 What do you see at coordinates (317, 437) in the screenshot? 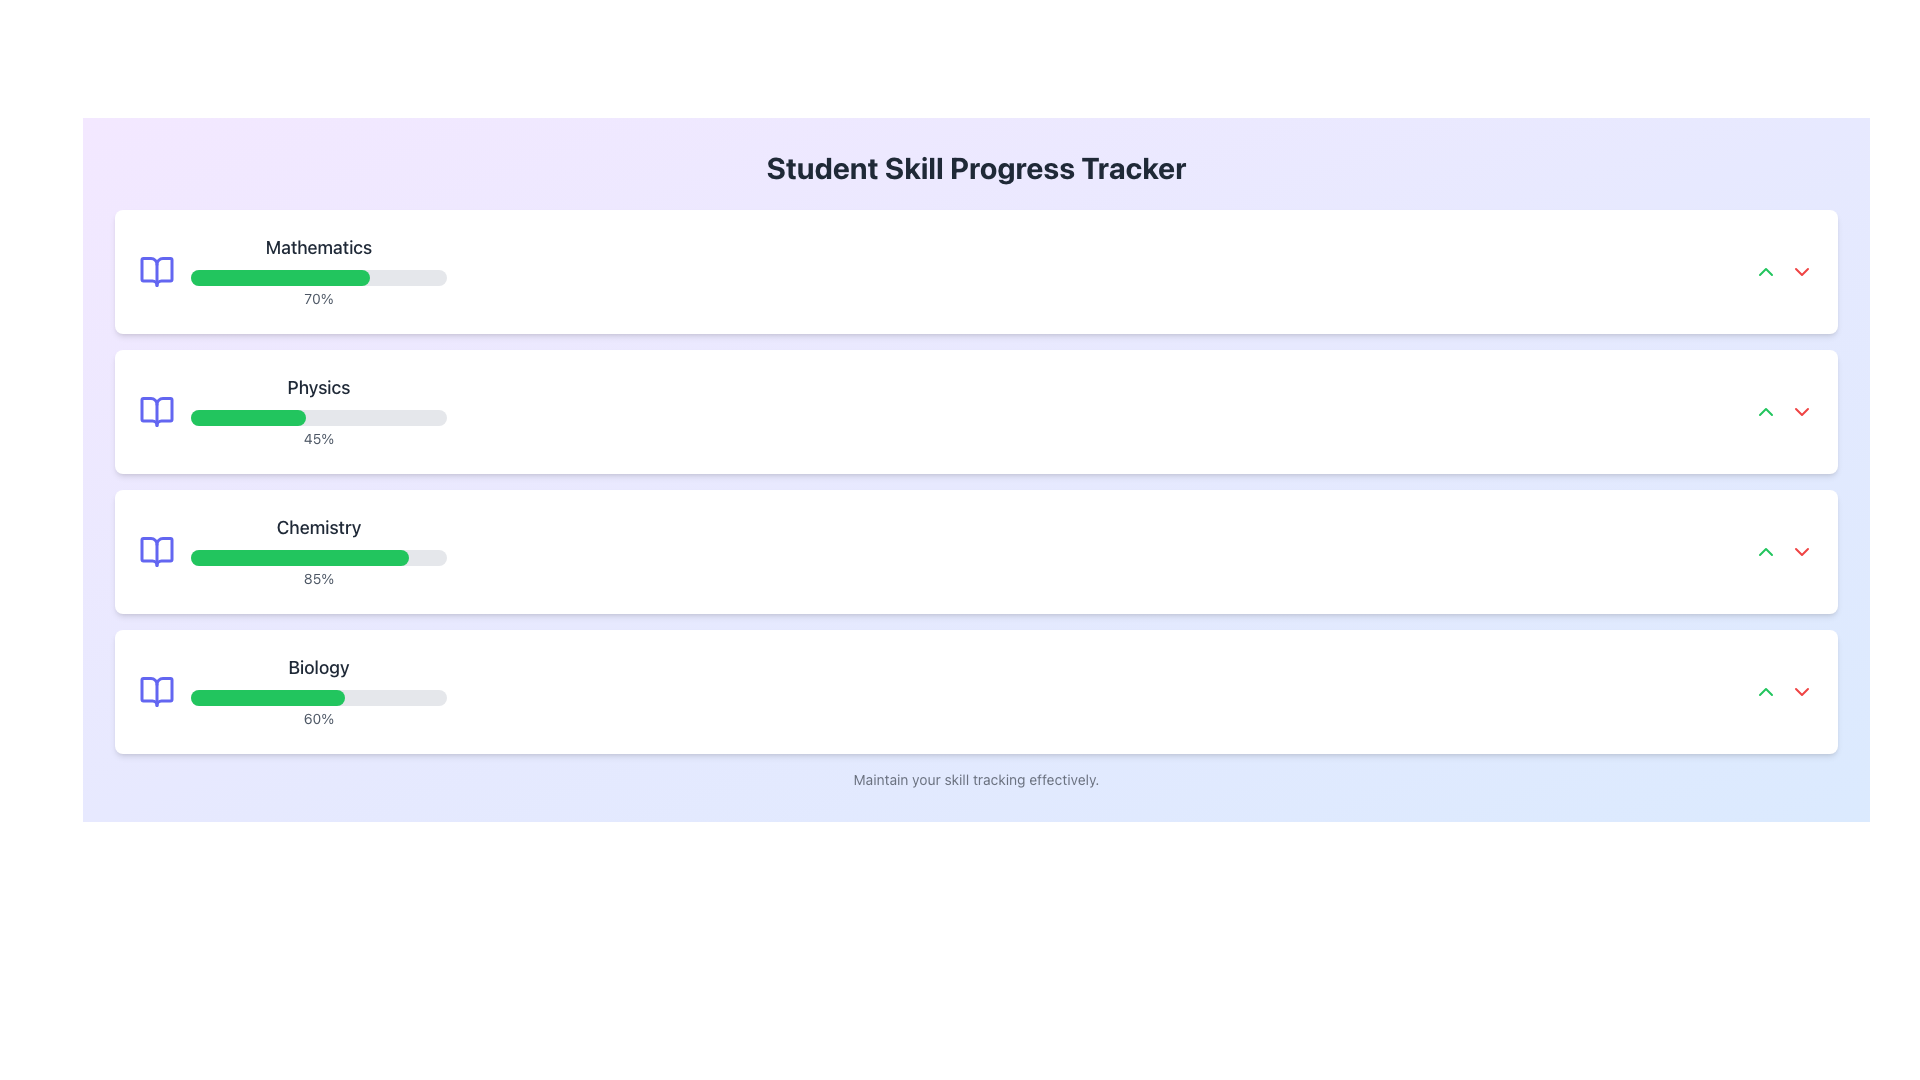
I see `the text label indicating percentage completion in the Physics section, located below the green progress bar` at bounding box center [317, 437].